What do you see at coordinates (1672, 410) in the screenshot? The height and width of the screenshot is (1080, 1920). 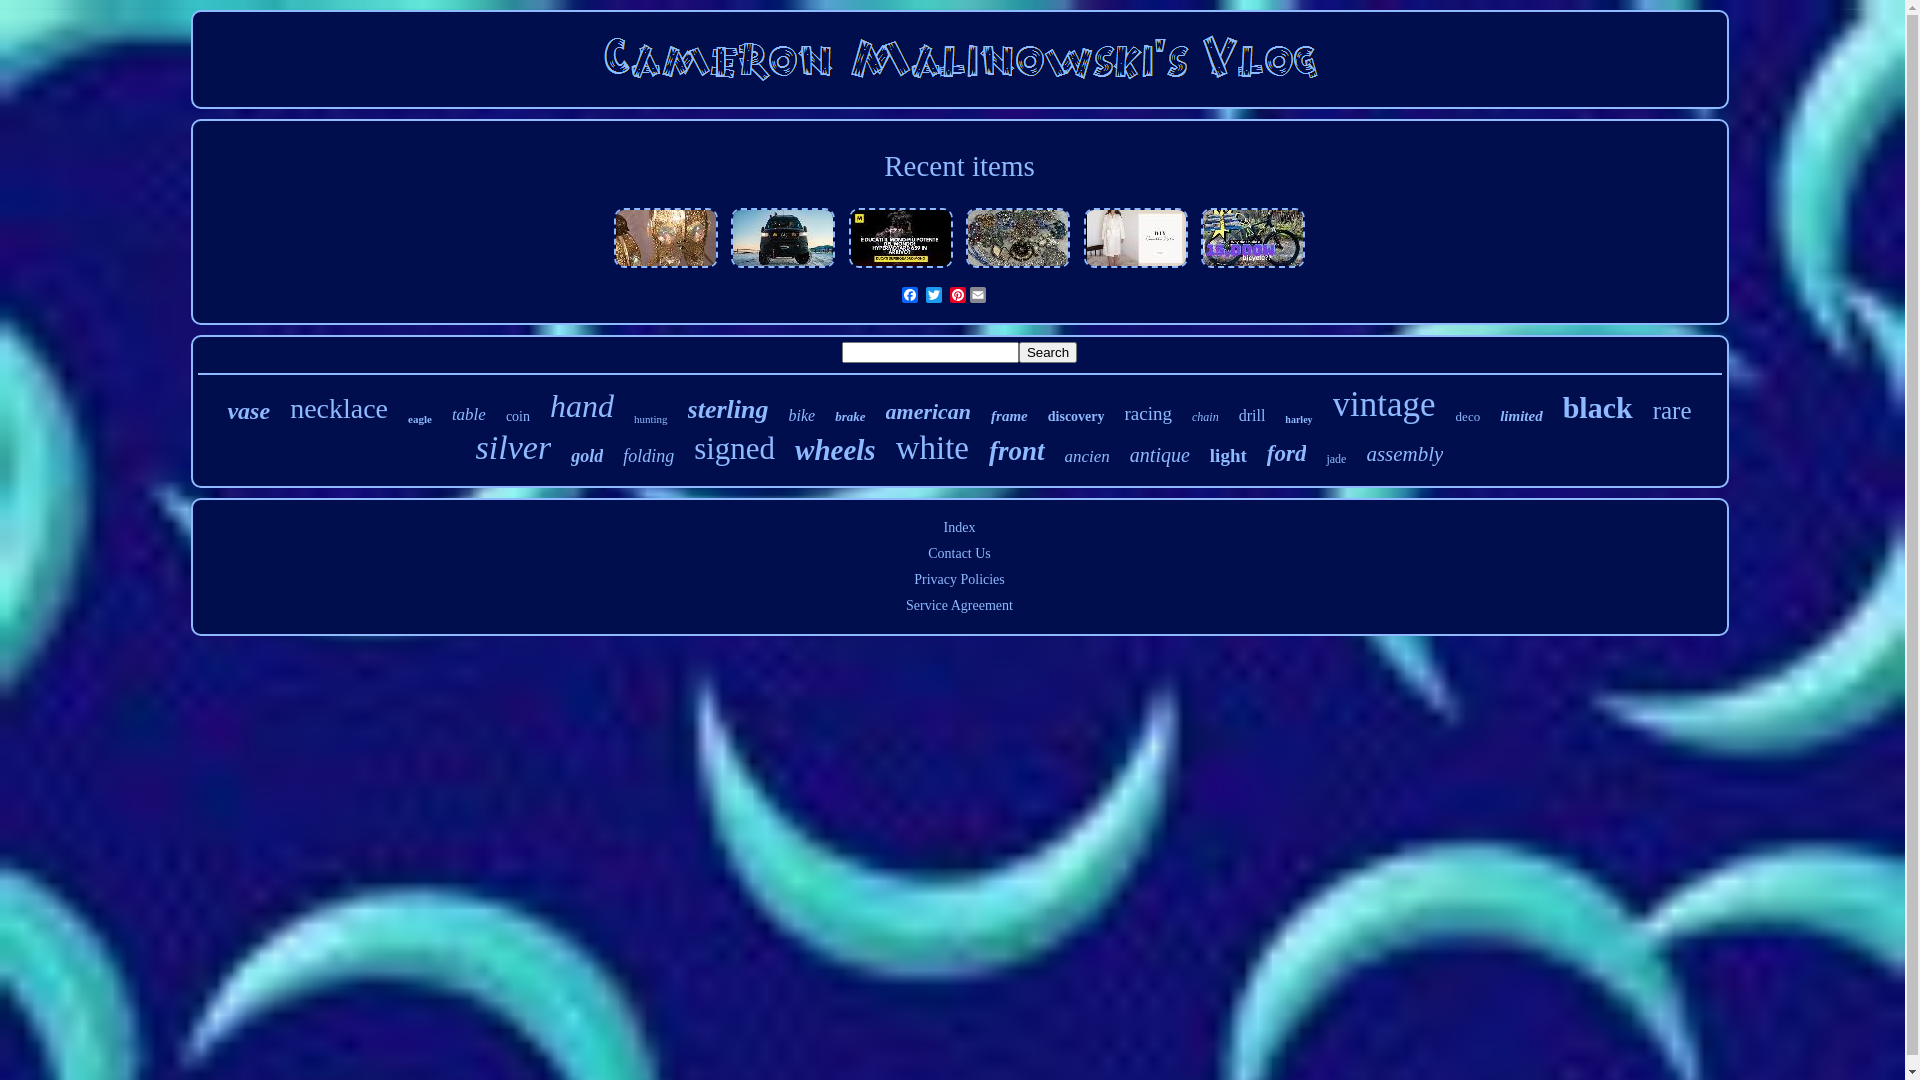 I see `'rare'` at bounding box center [1672, 410].